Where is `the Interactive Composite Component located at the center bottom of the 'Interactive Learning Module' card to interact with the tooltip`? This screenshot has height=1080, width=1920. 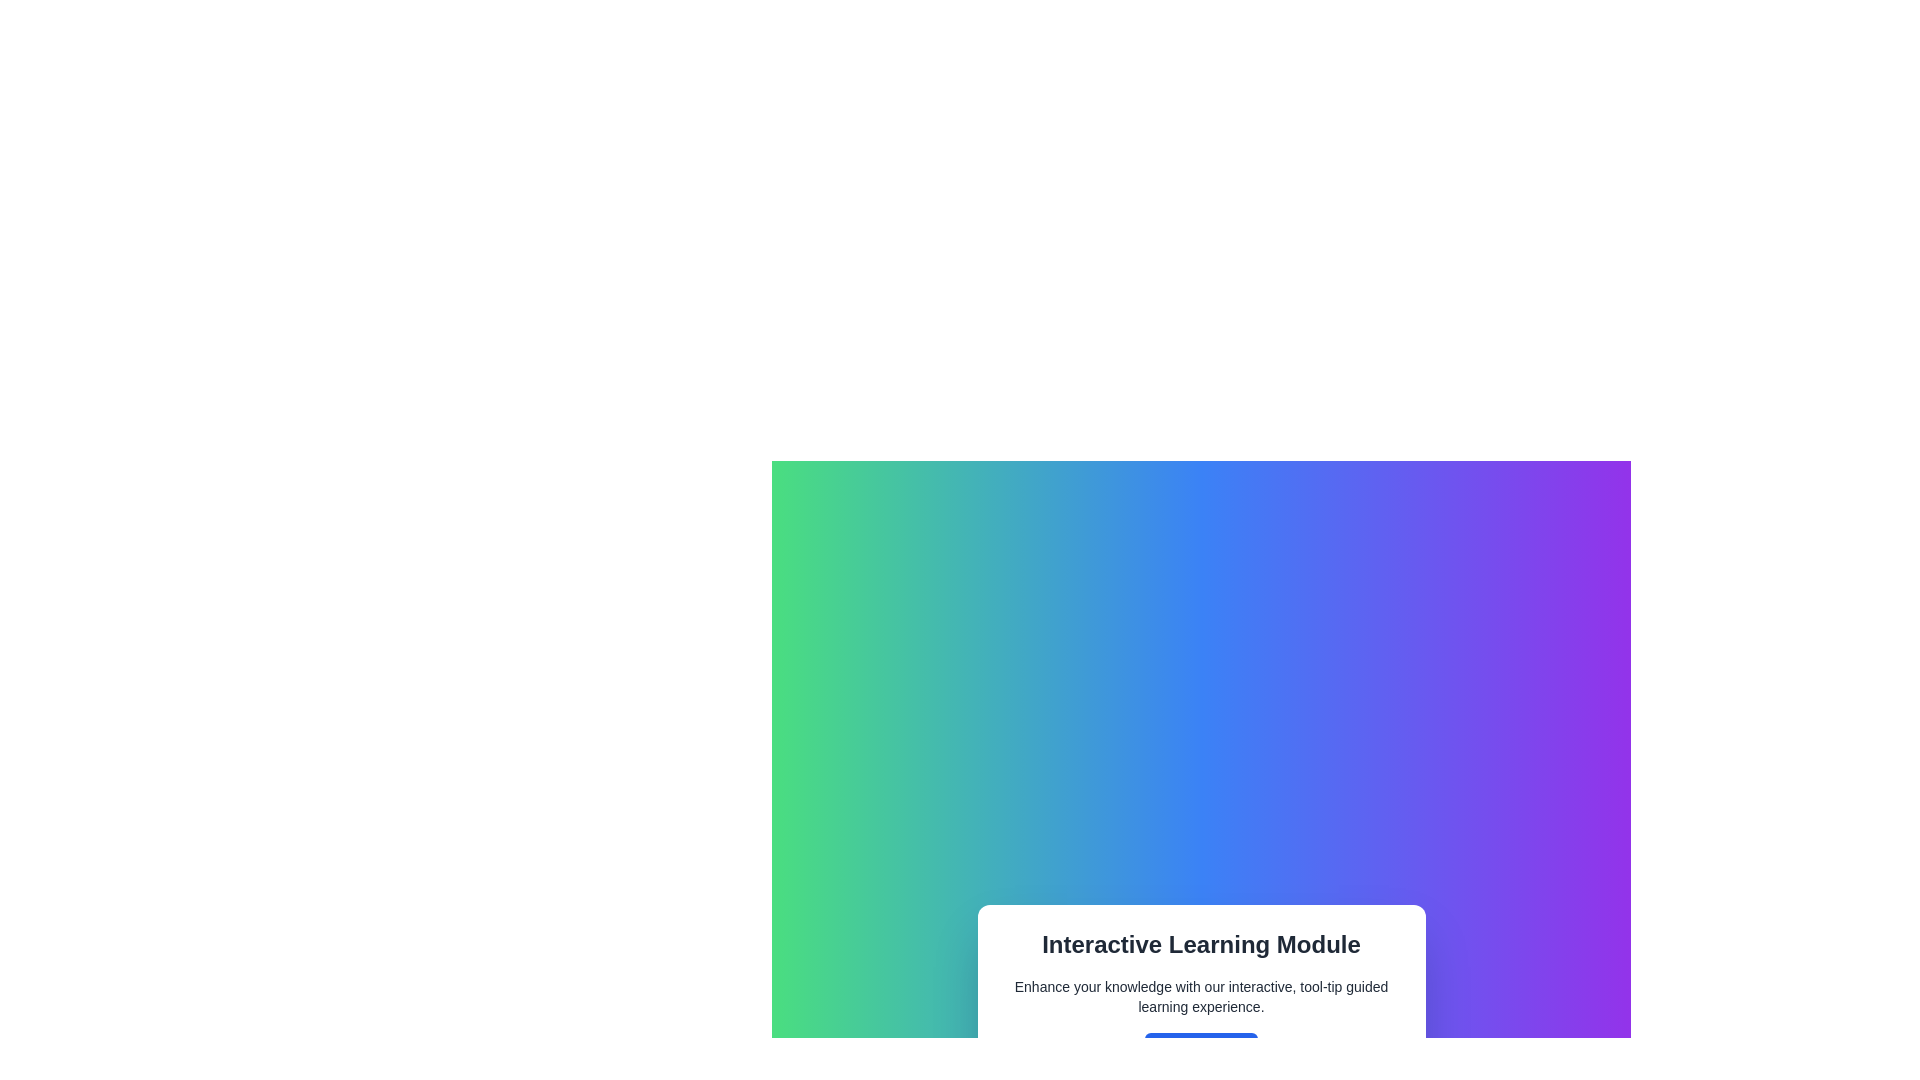
the Interactive Composite Component located at the center bottom of the 'Interactive Learning Module' card to interact with the tooltip is located at coordinates (1200, 1052).